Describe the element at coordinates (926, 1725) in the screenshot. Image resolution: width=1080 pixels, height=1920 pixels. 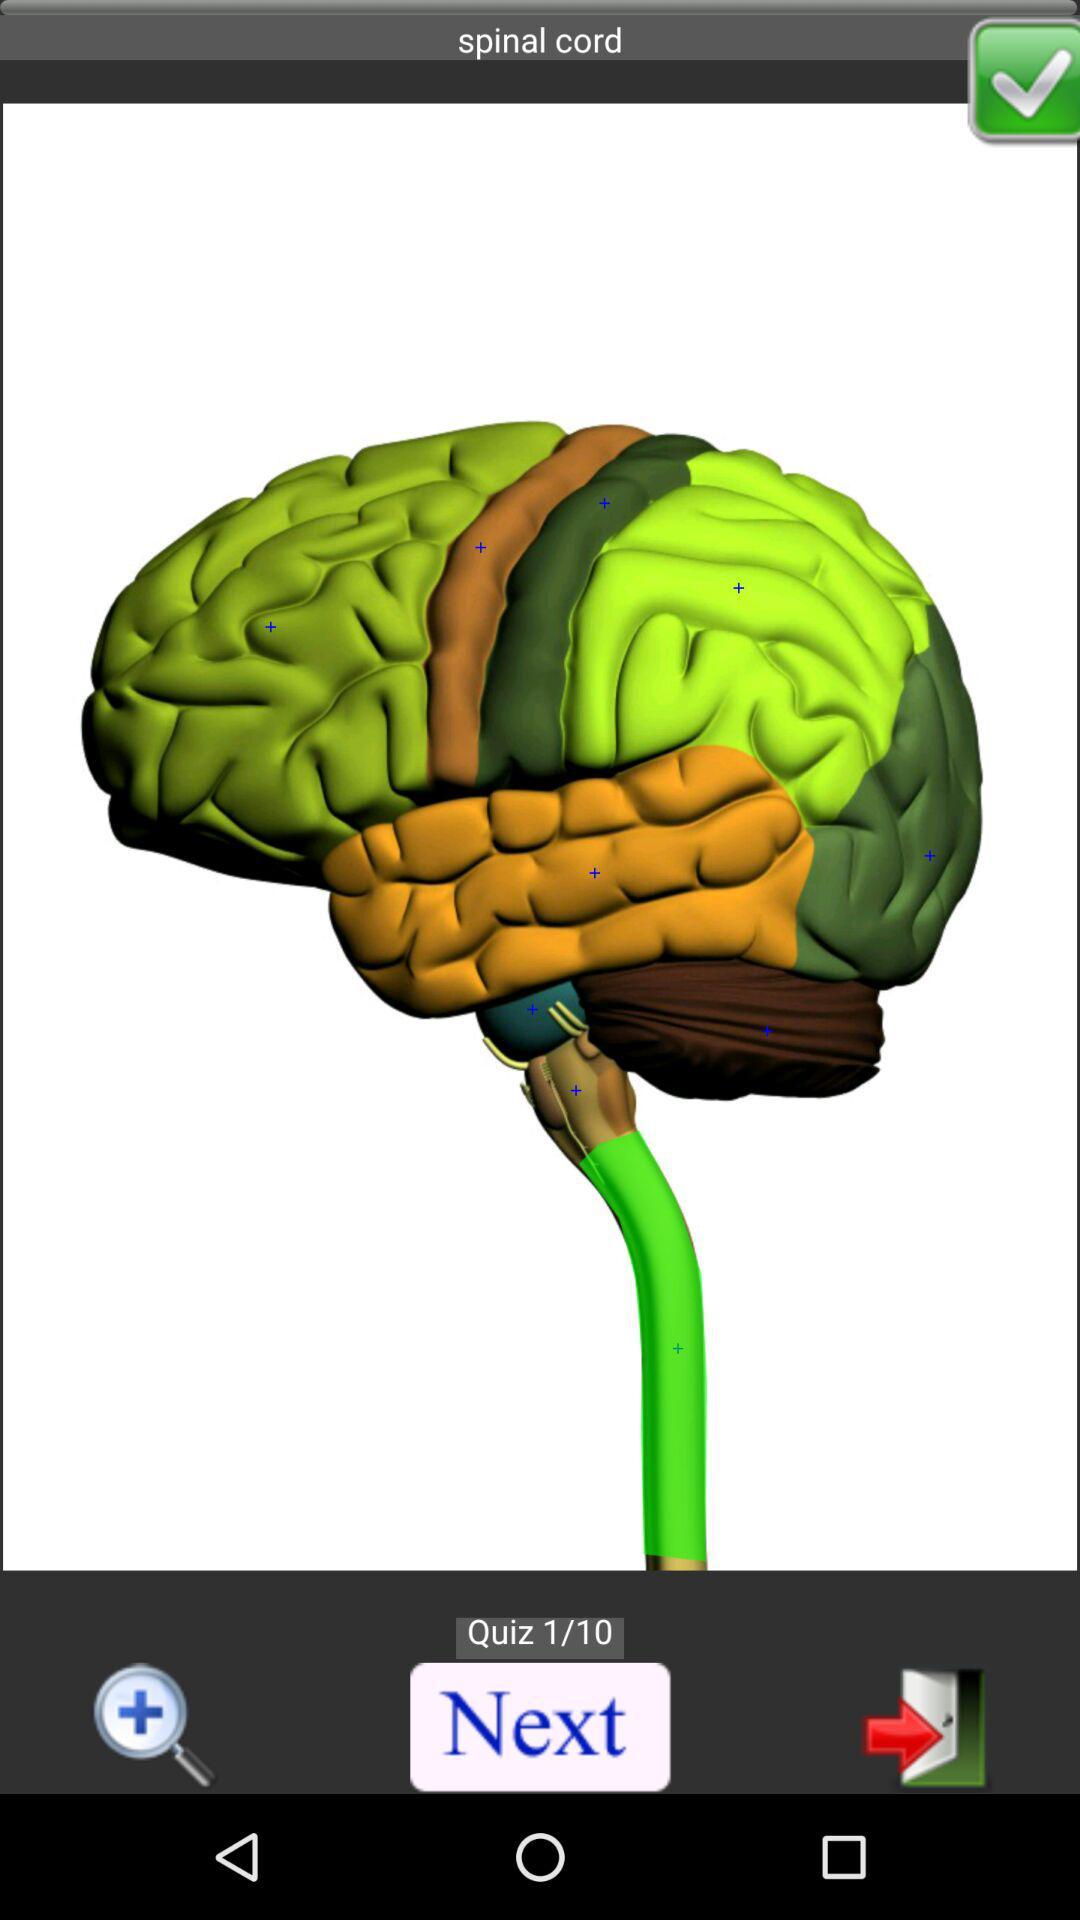
I see `for next quiz` at that location.